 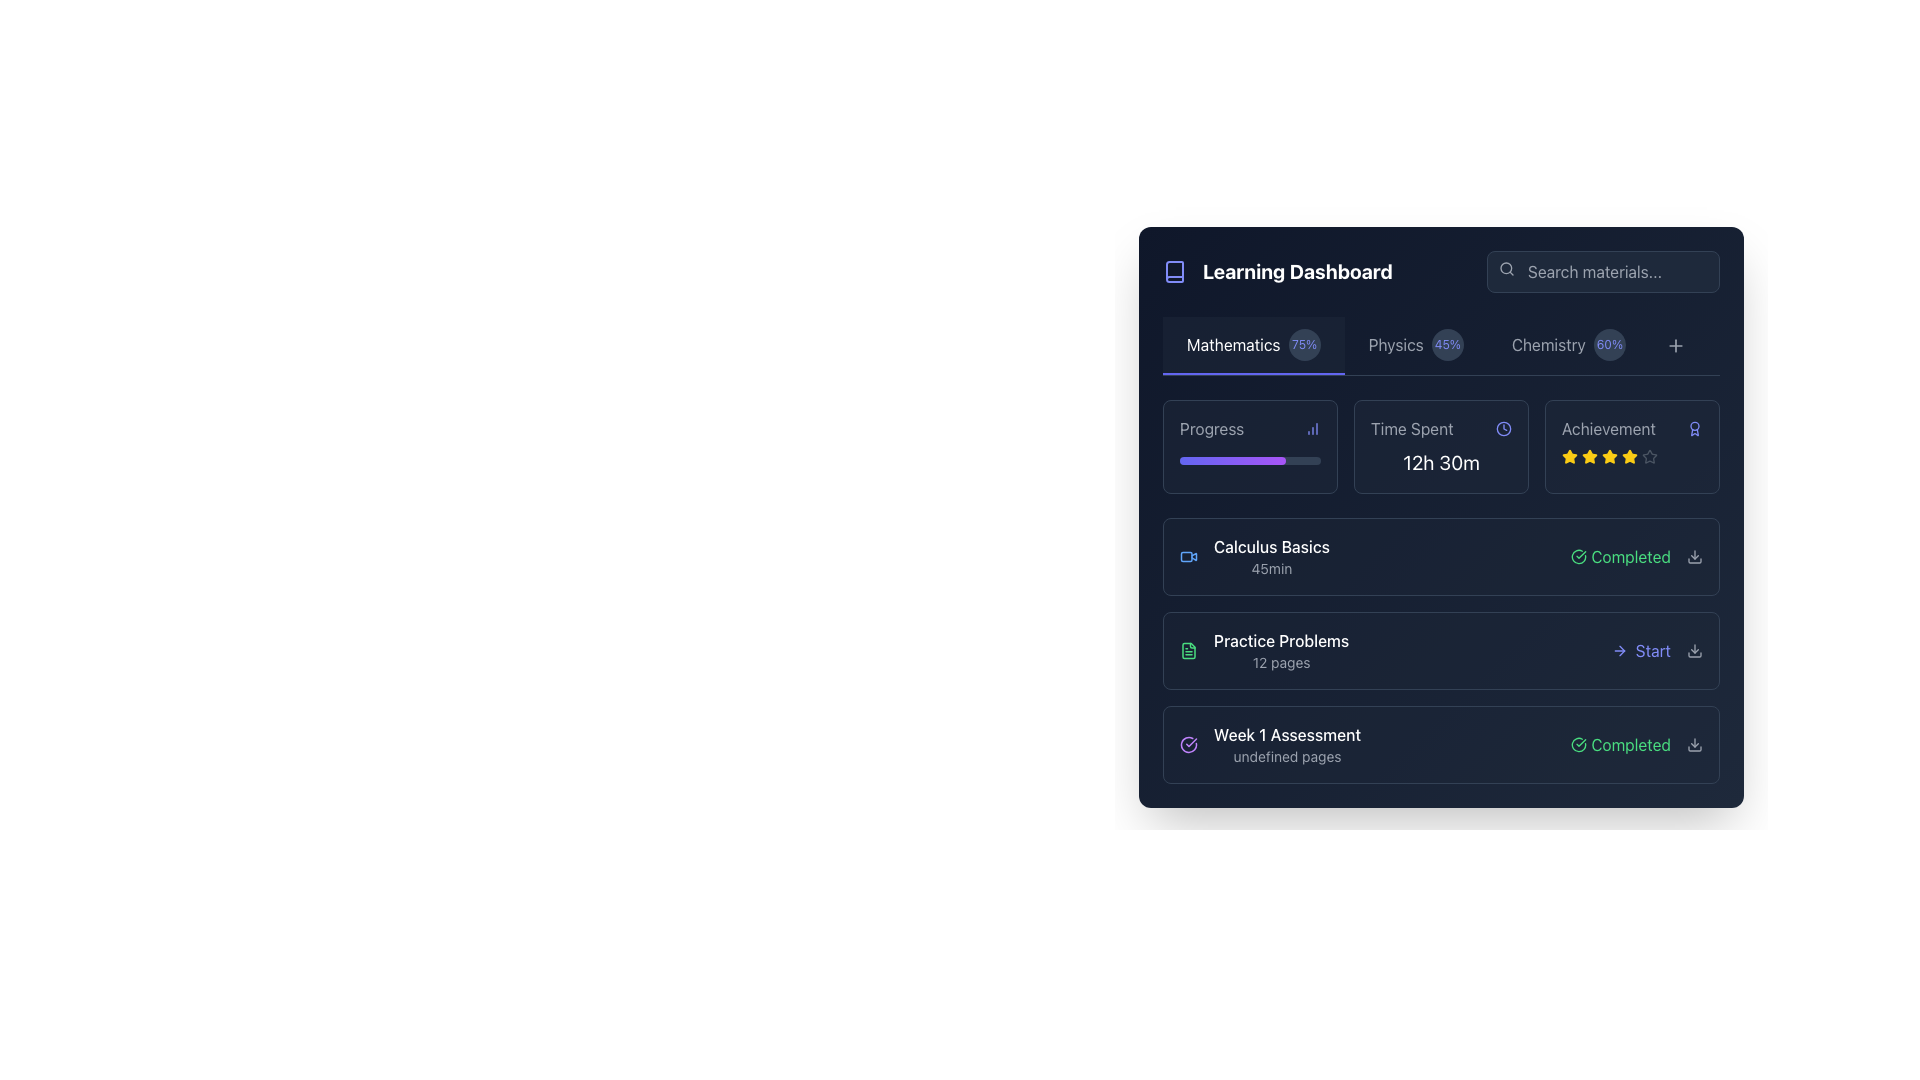 I want to click on the 'Week 1 Assessment' text in white font, so click(x=1269, y=744).